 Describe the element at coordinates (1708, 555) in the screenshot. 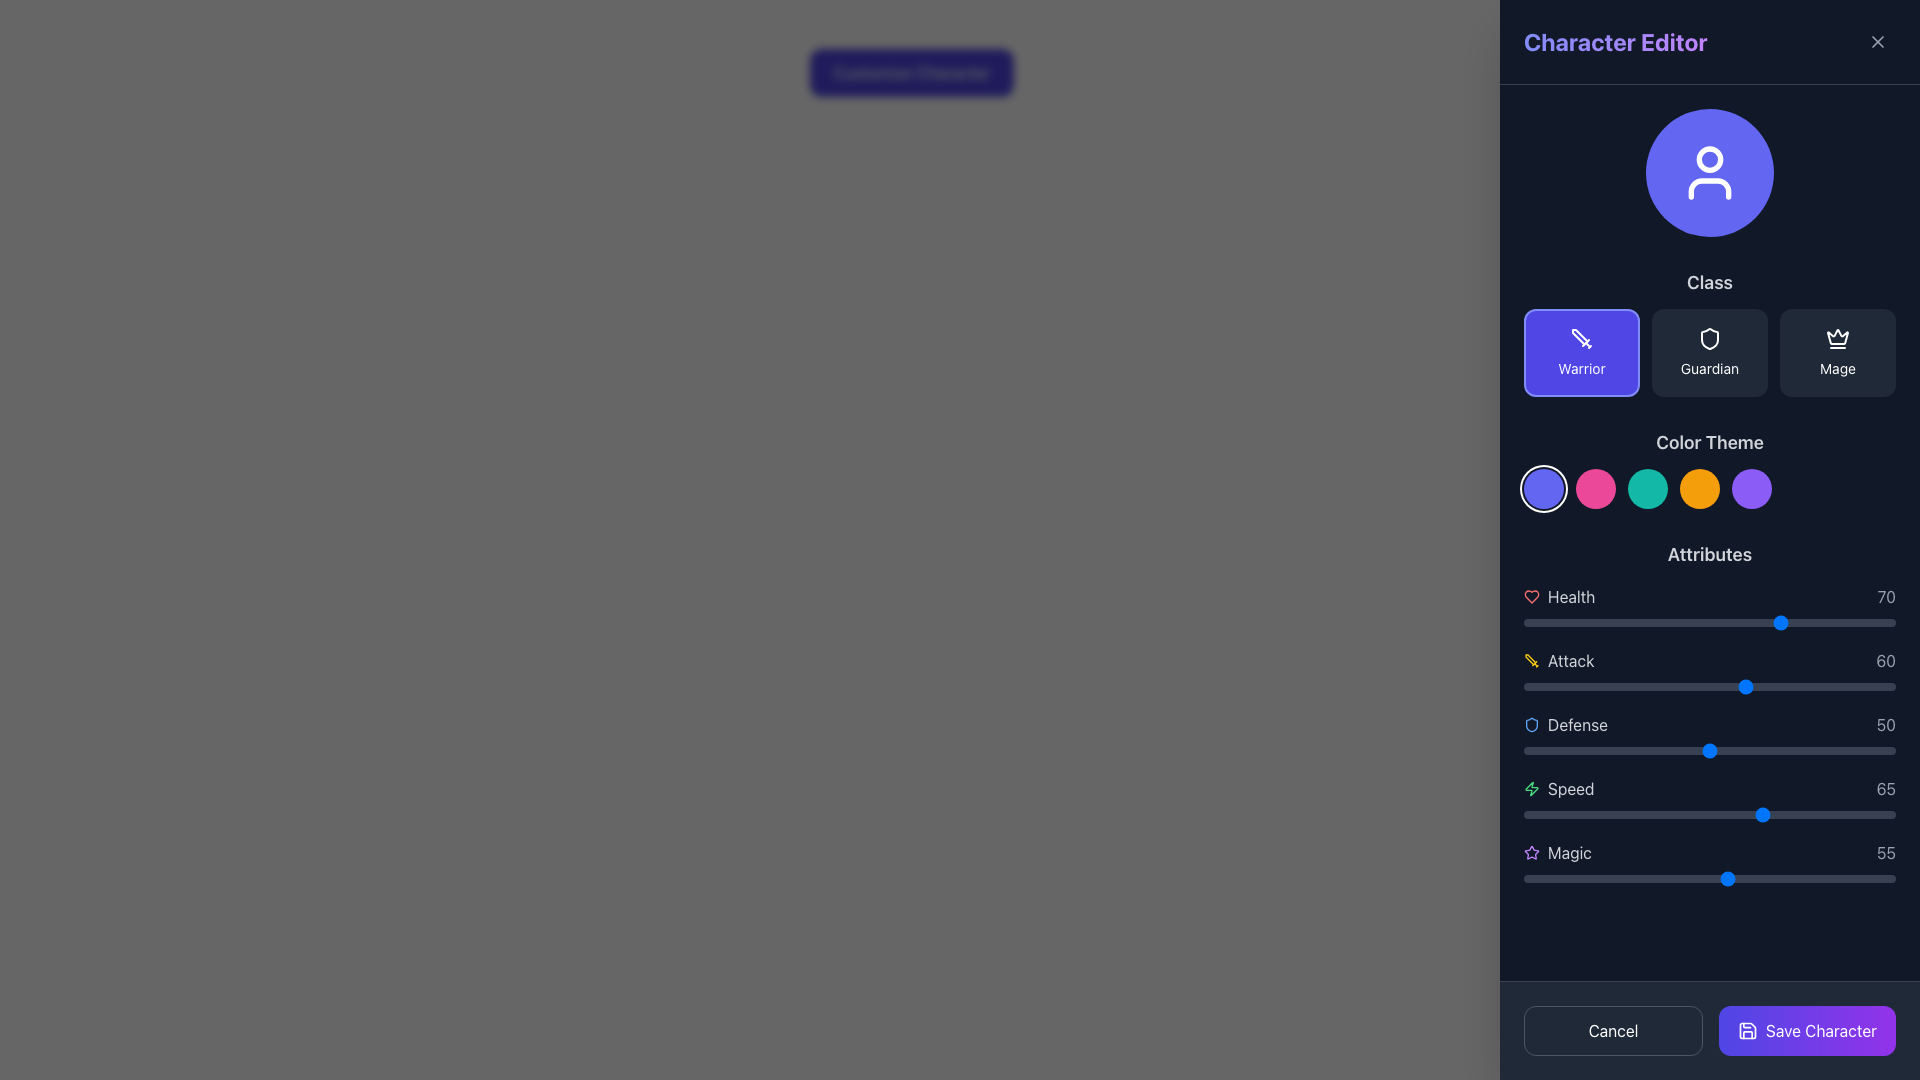

I see `text label displaying 'Attributes' in bold light gray font located in the sidebar panel under the 'Color Theme' section` at that location.